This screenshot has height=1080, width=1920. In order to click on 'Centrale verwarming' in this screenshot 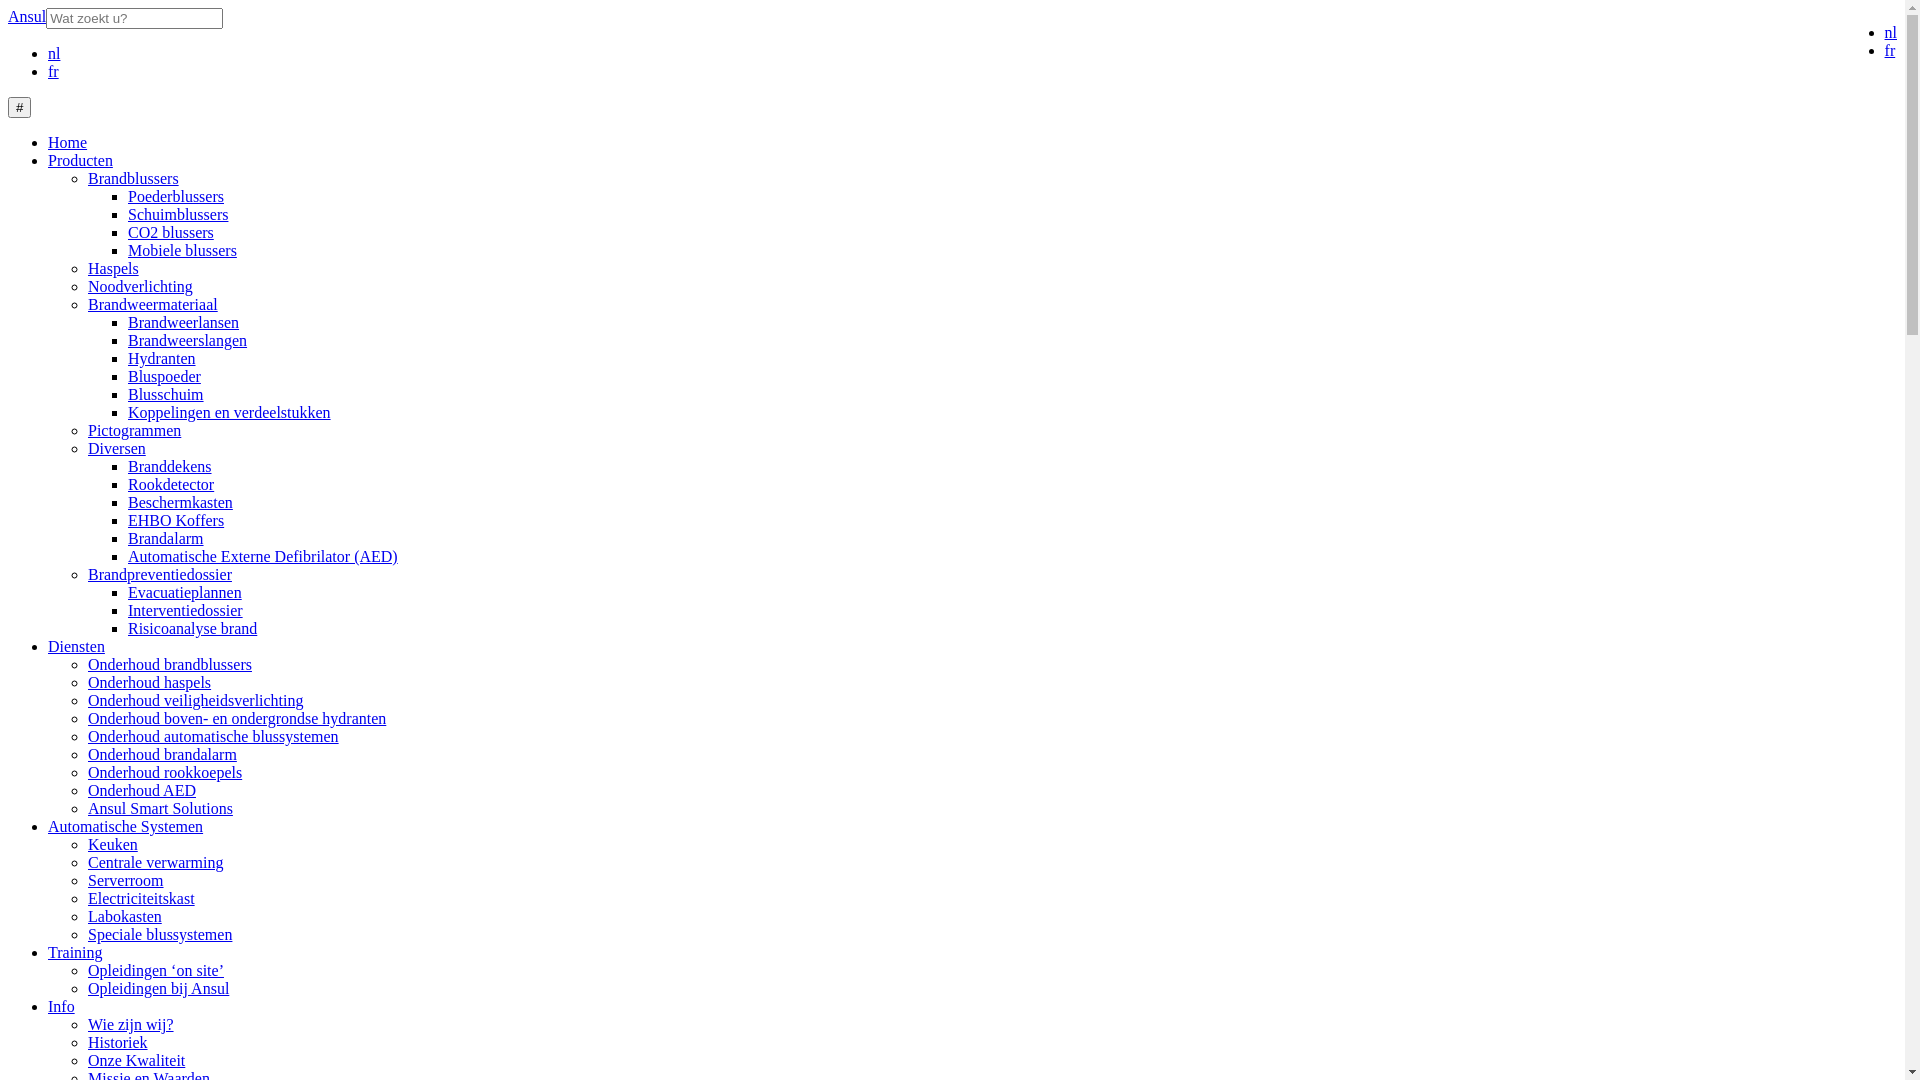, I will do `click(155, 861)`.